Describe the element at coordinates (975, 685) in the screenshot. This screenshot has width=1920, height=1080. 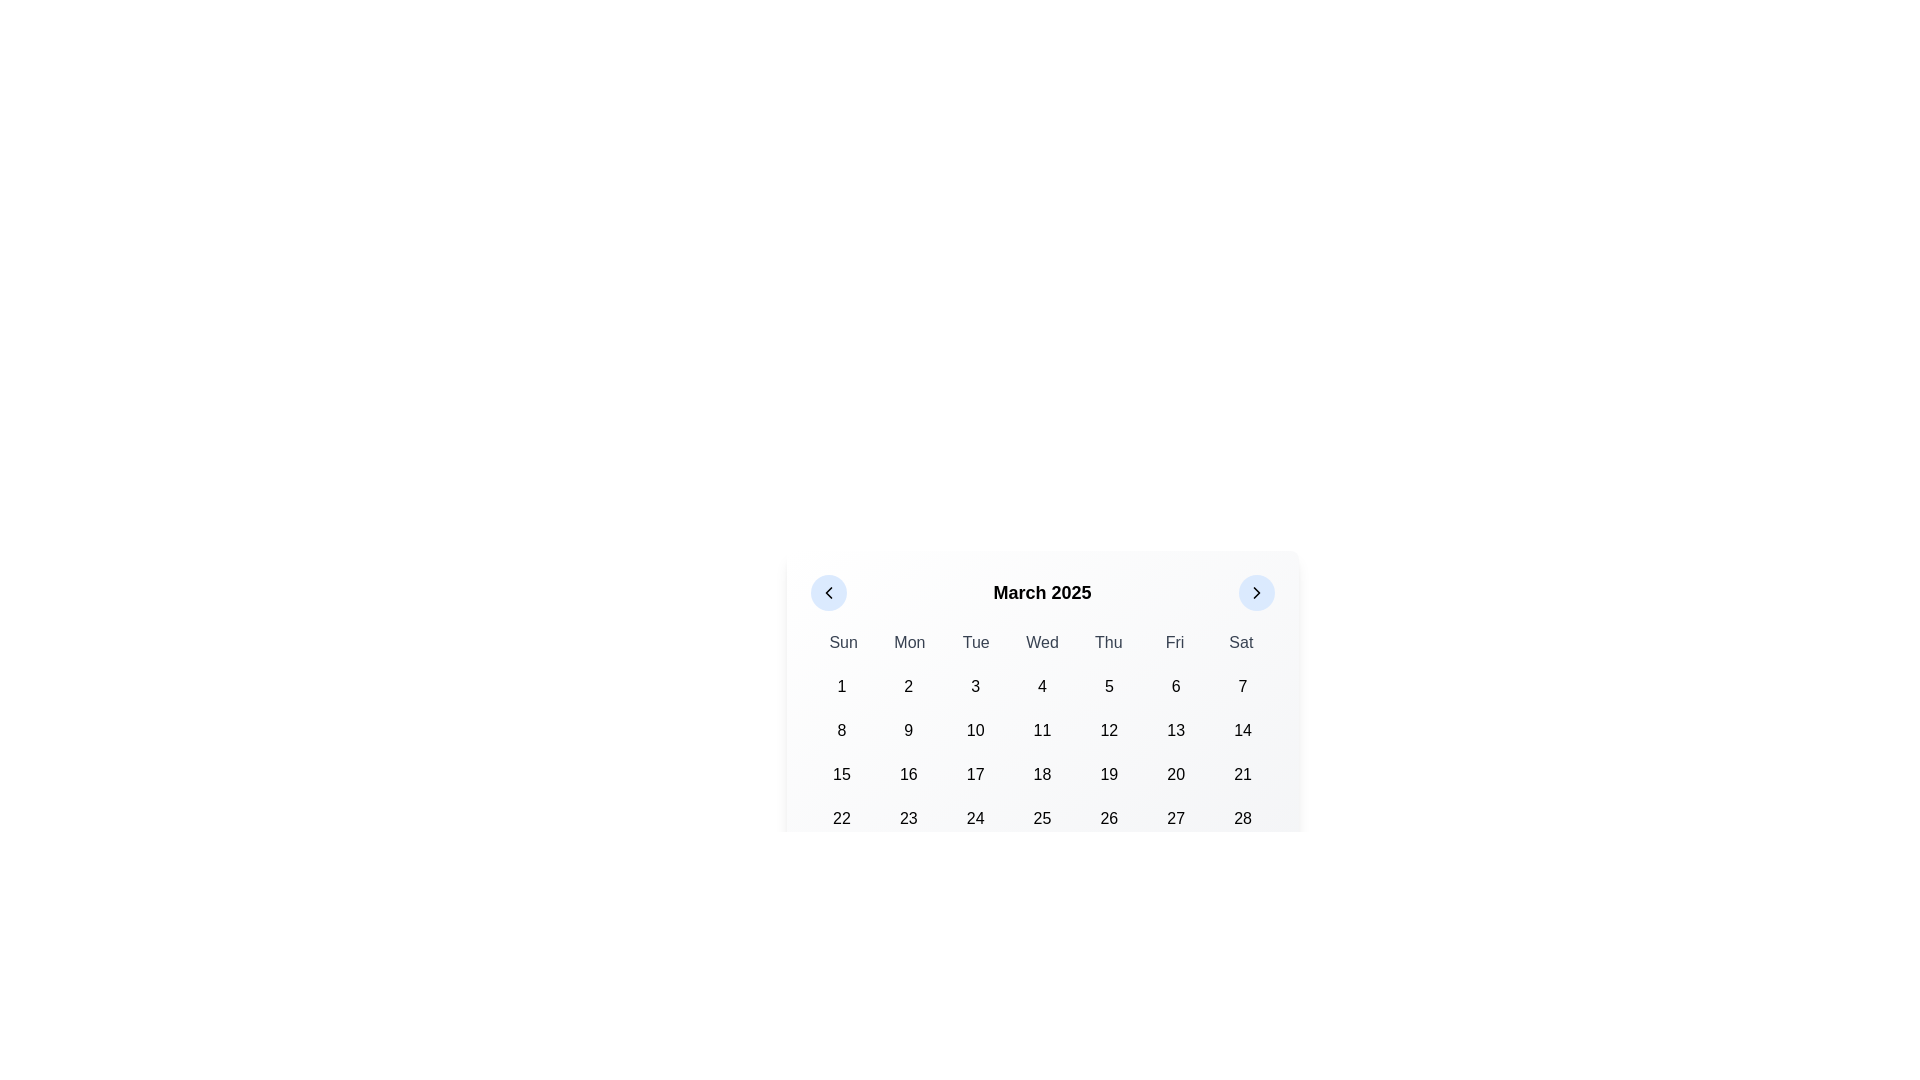
I see `the third day of the month (3)` at that location.